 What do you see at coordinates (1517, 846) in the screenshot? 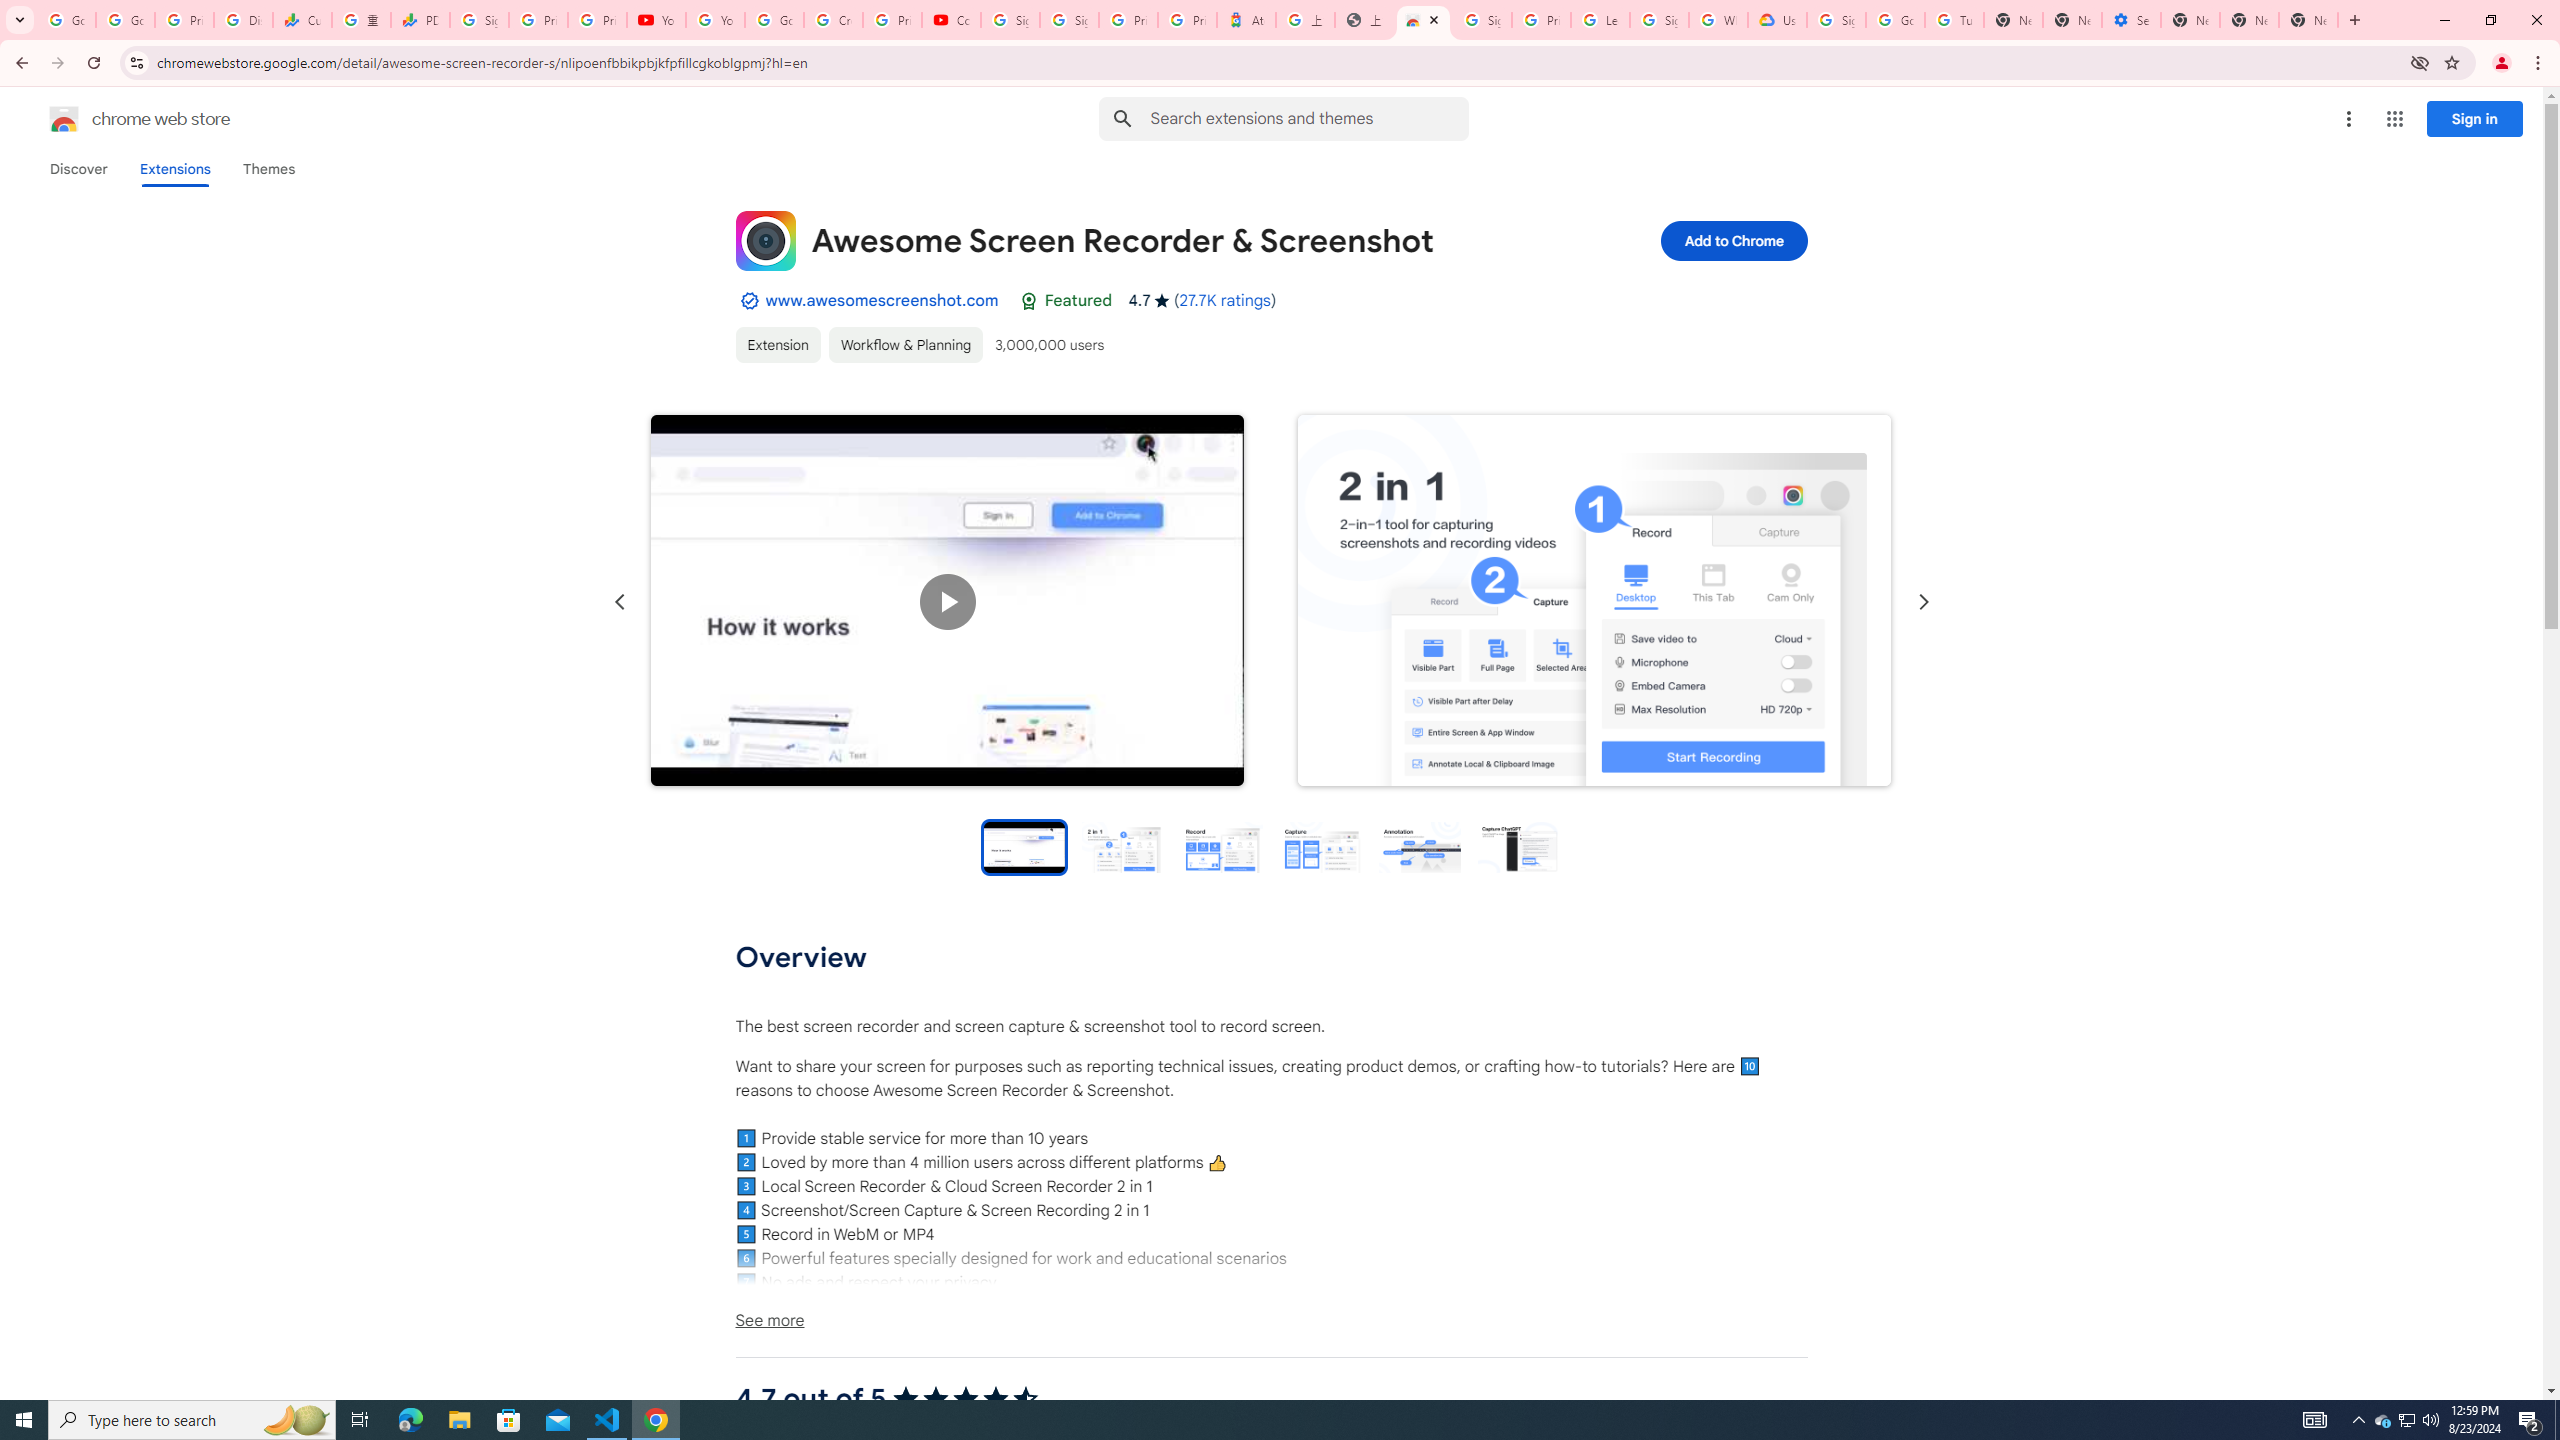
I see `'Preview slide 6'` at bounding box center [1517, 846].